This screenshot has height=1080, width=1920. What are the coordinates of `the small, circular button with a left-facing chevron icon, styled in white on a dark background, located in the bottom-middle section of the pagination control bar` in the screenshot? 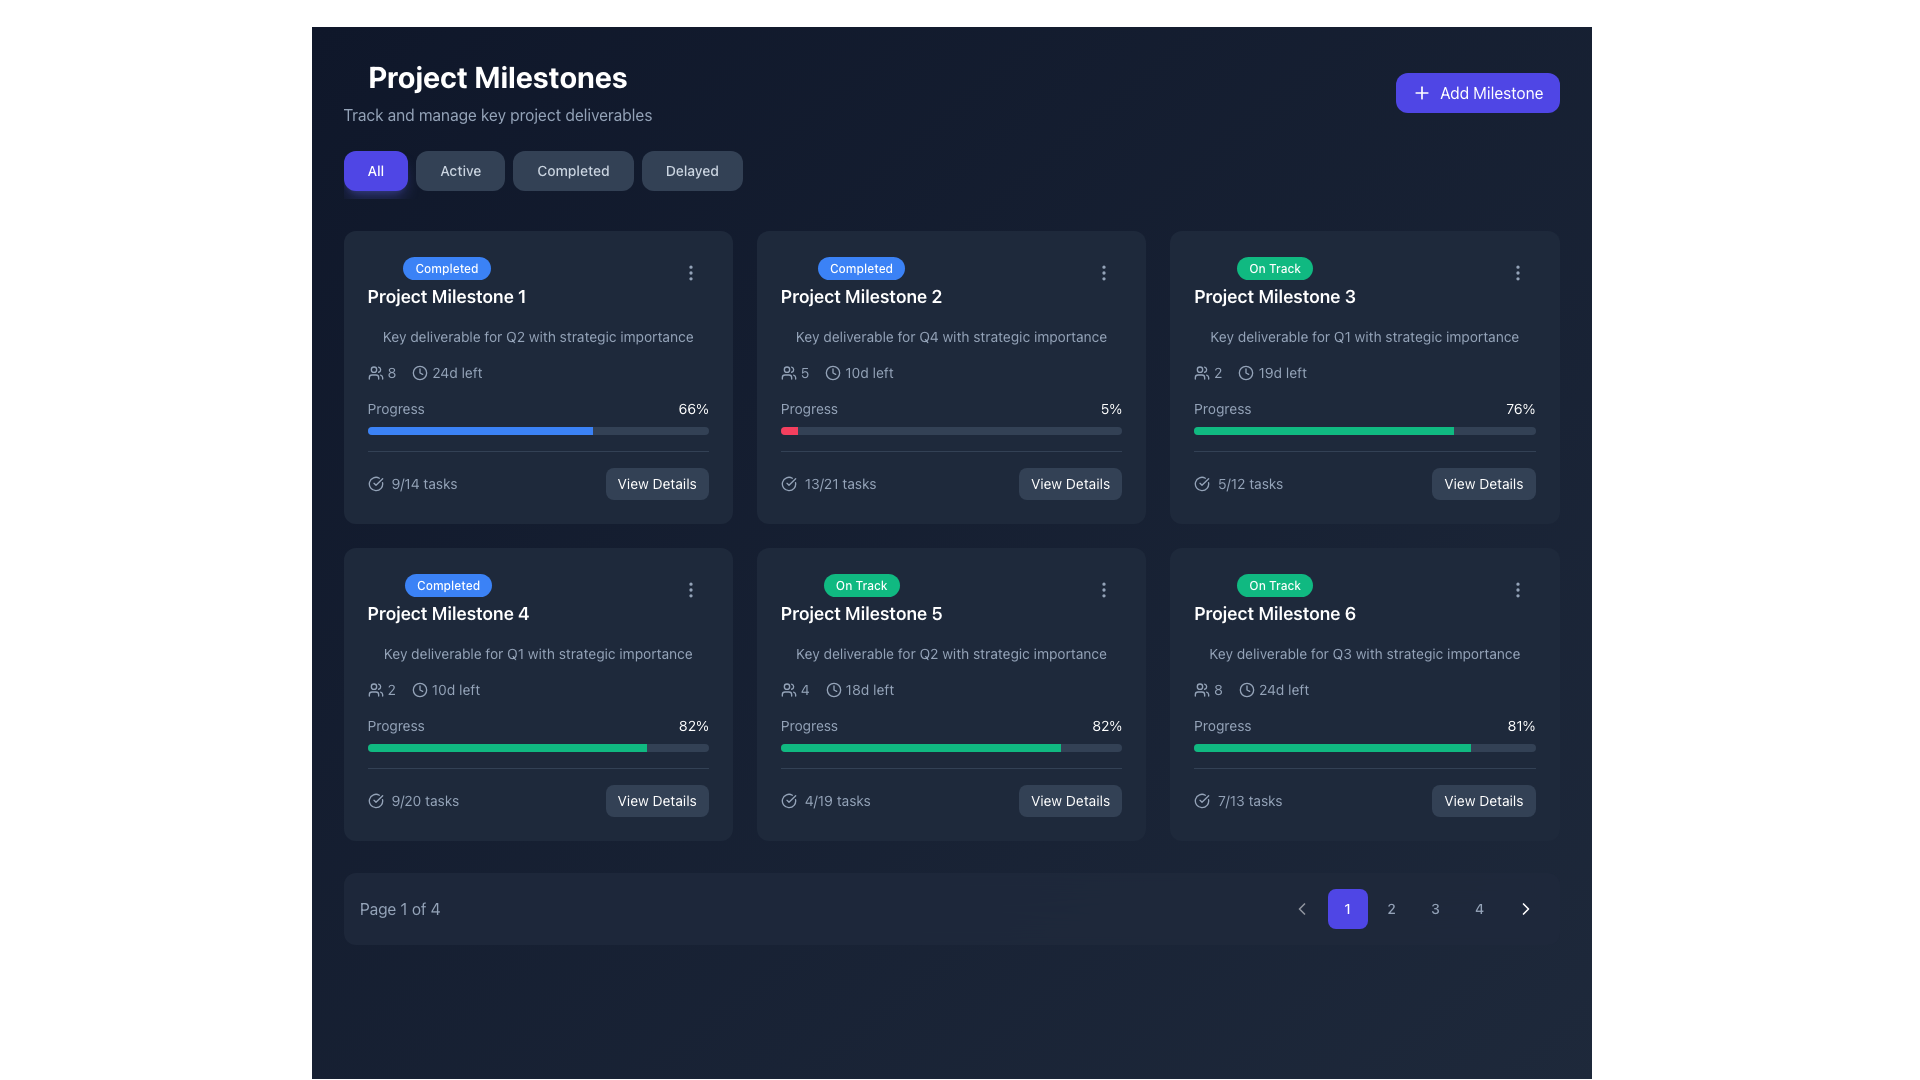 It's located at (1301, 909).